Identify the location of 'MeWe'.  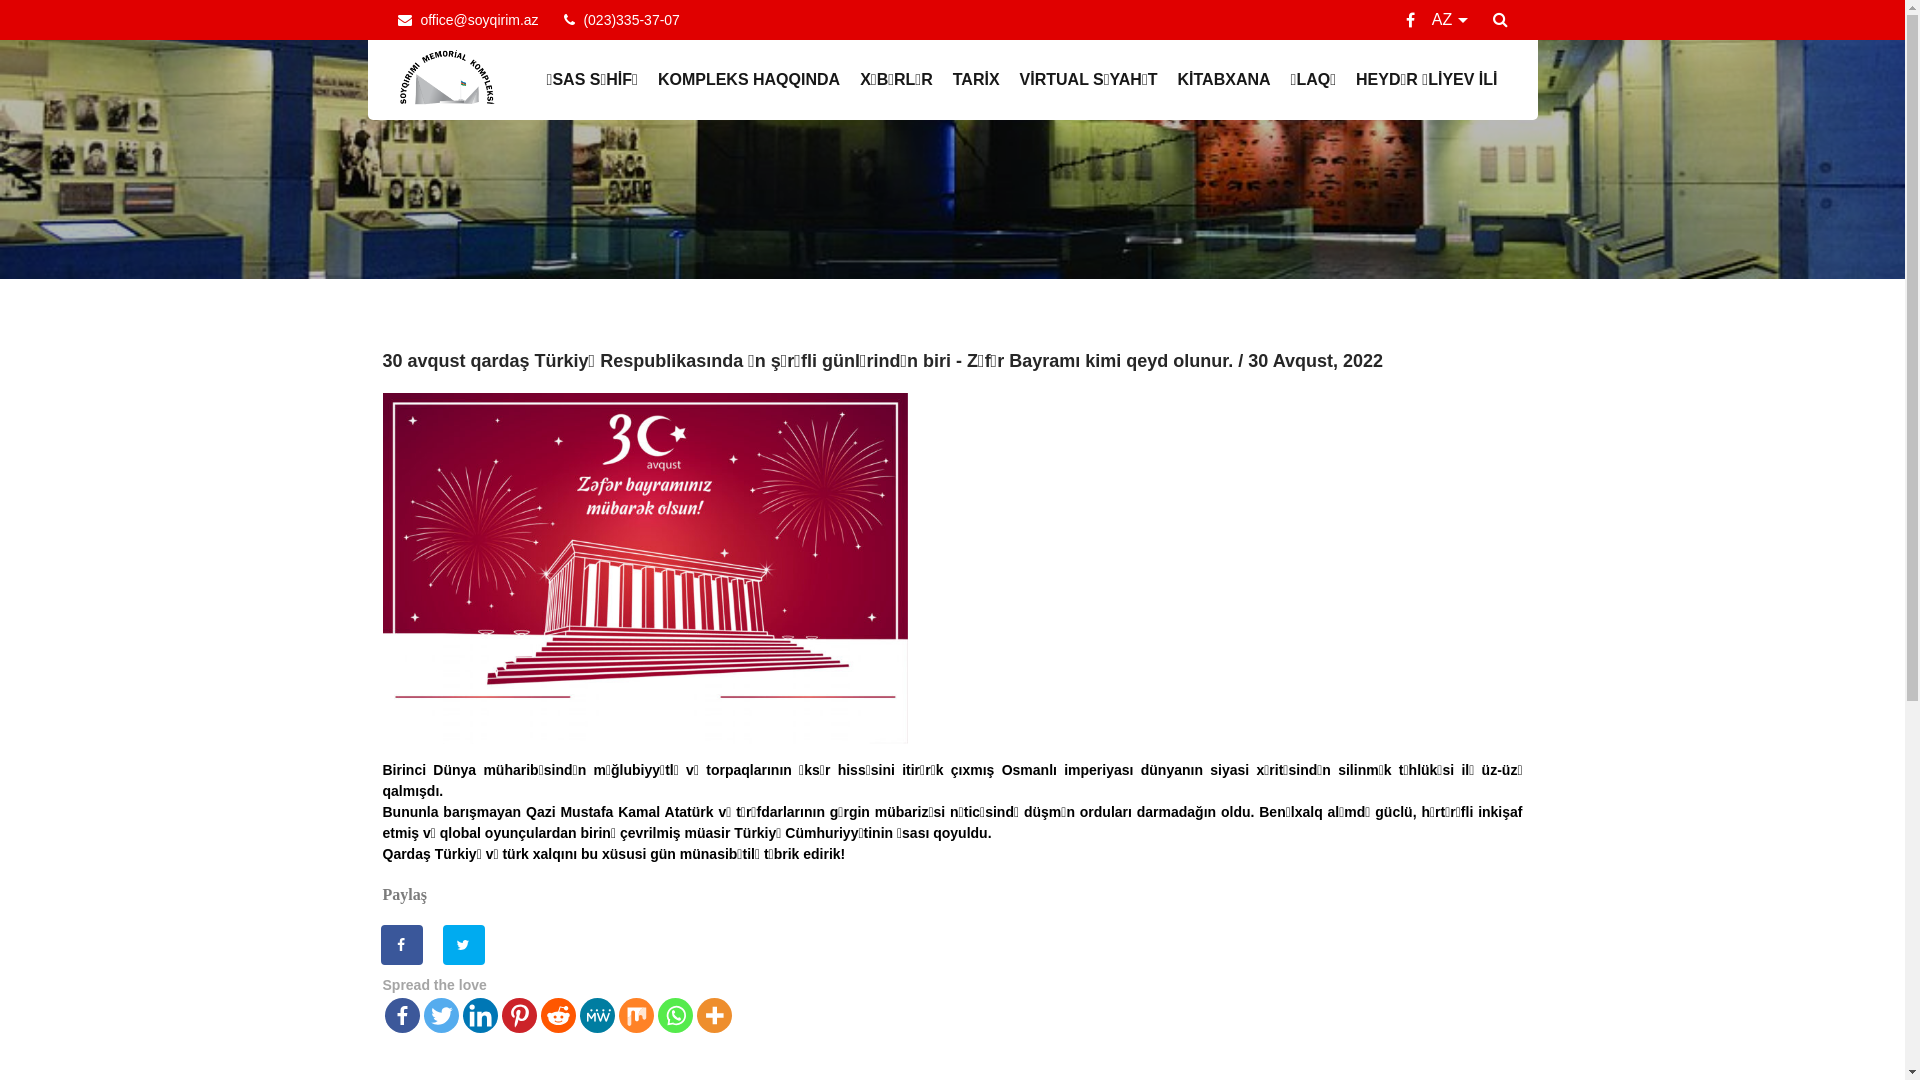
(596, 1015).